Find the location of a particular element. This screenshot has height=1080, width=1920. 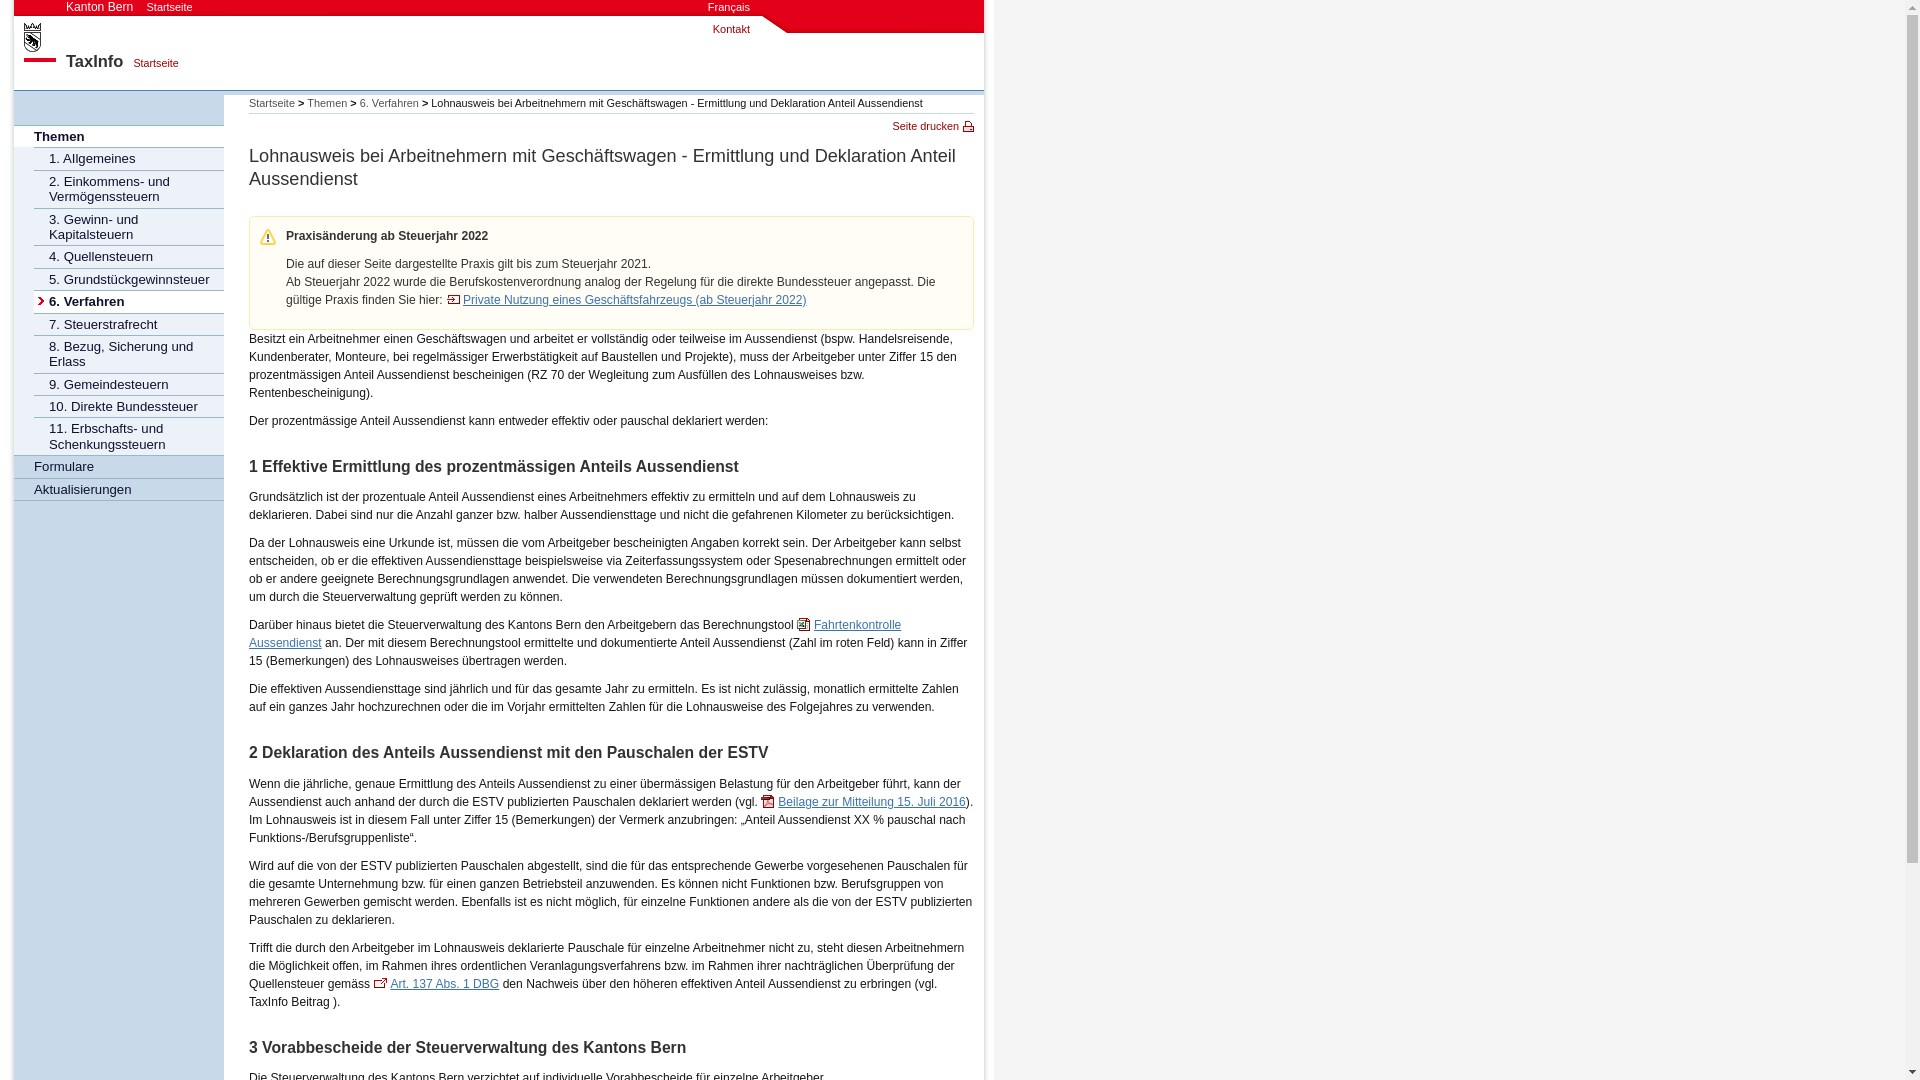

'Kontakt' is located at coordinates (713, 29).